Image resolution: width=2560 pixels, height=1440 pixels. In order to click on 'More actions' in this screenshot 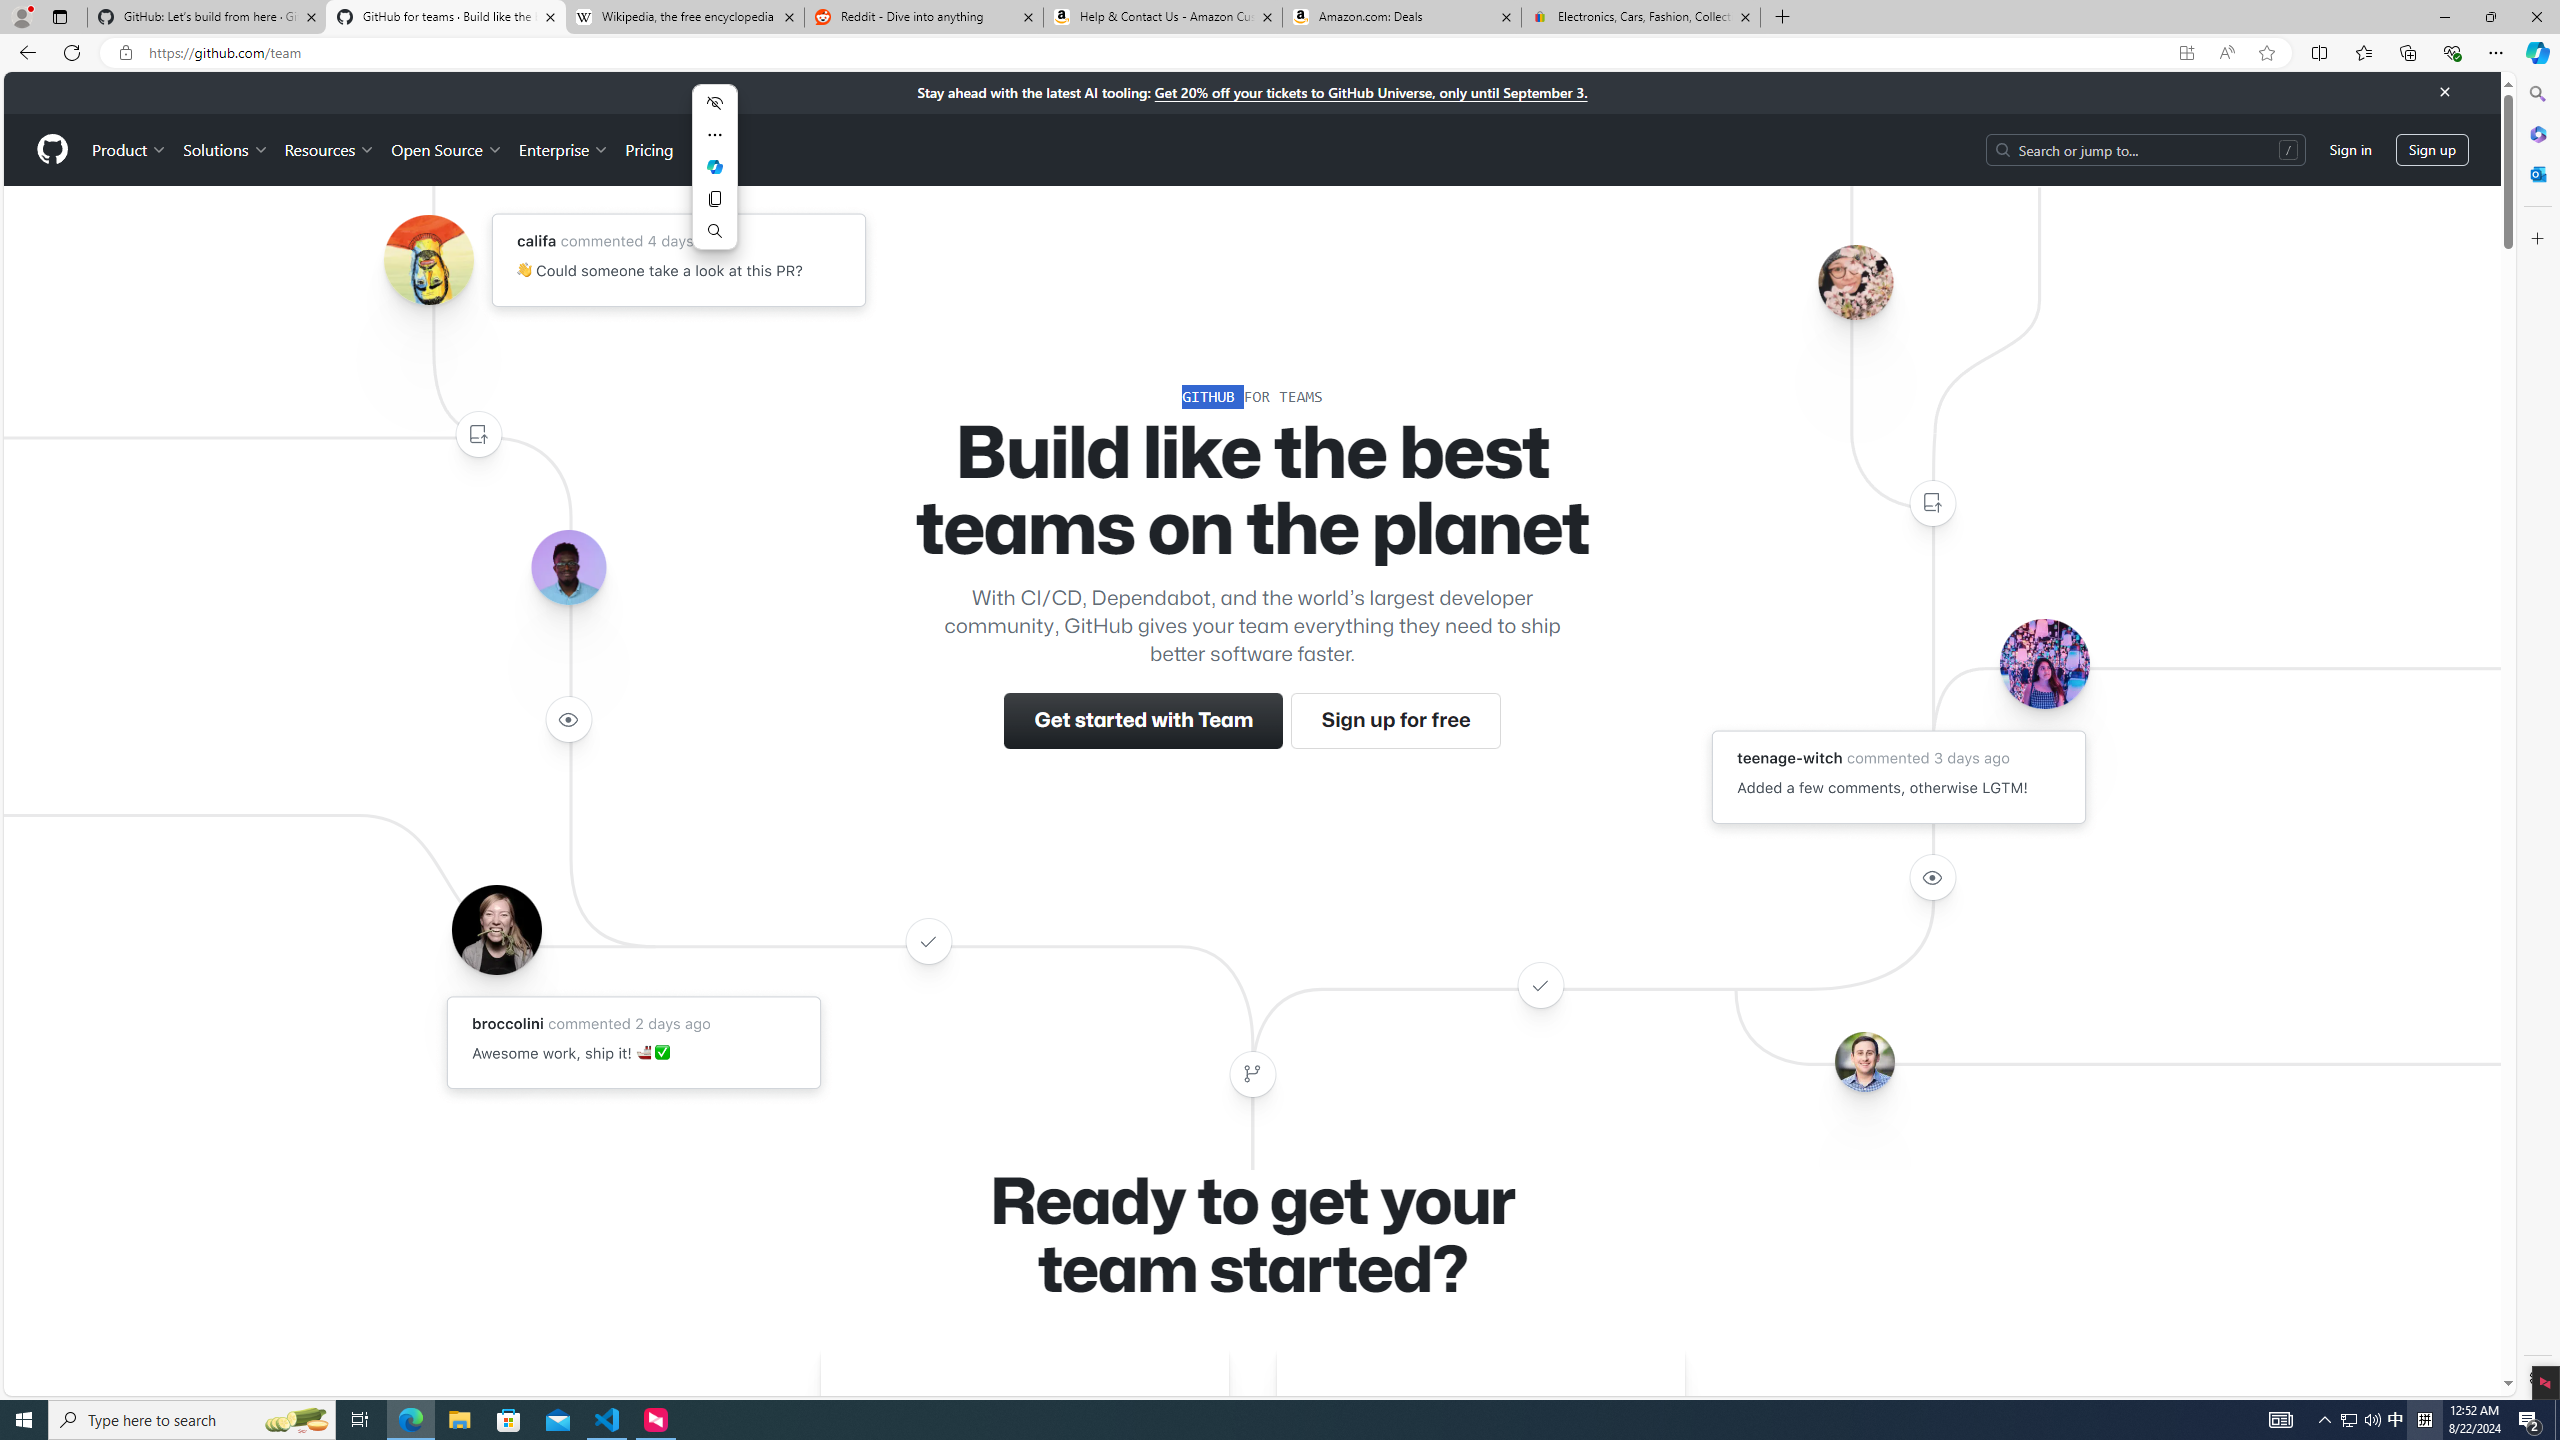, I will do `click(714, 134)`.